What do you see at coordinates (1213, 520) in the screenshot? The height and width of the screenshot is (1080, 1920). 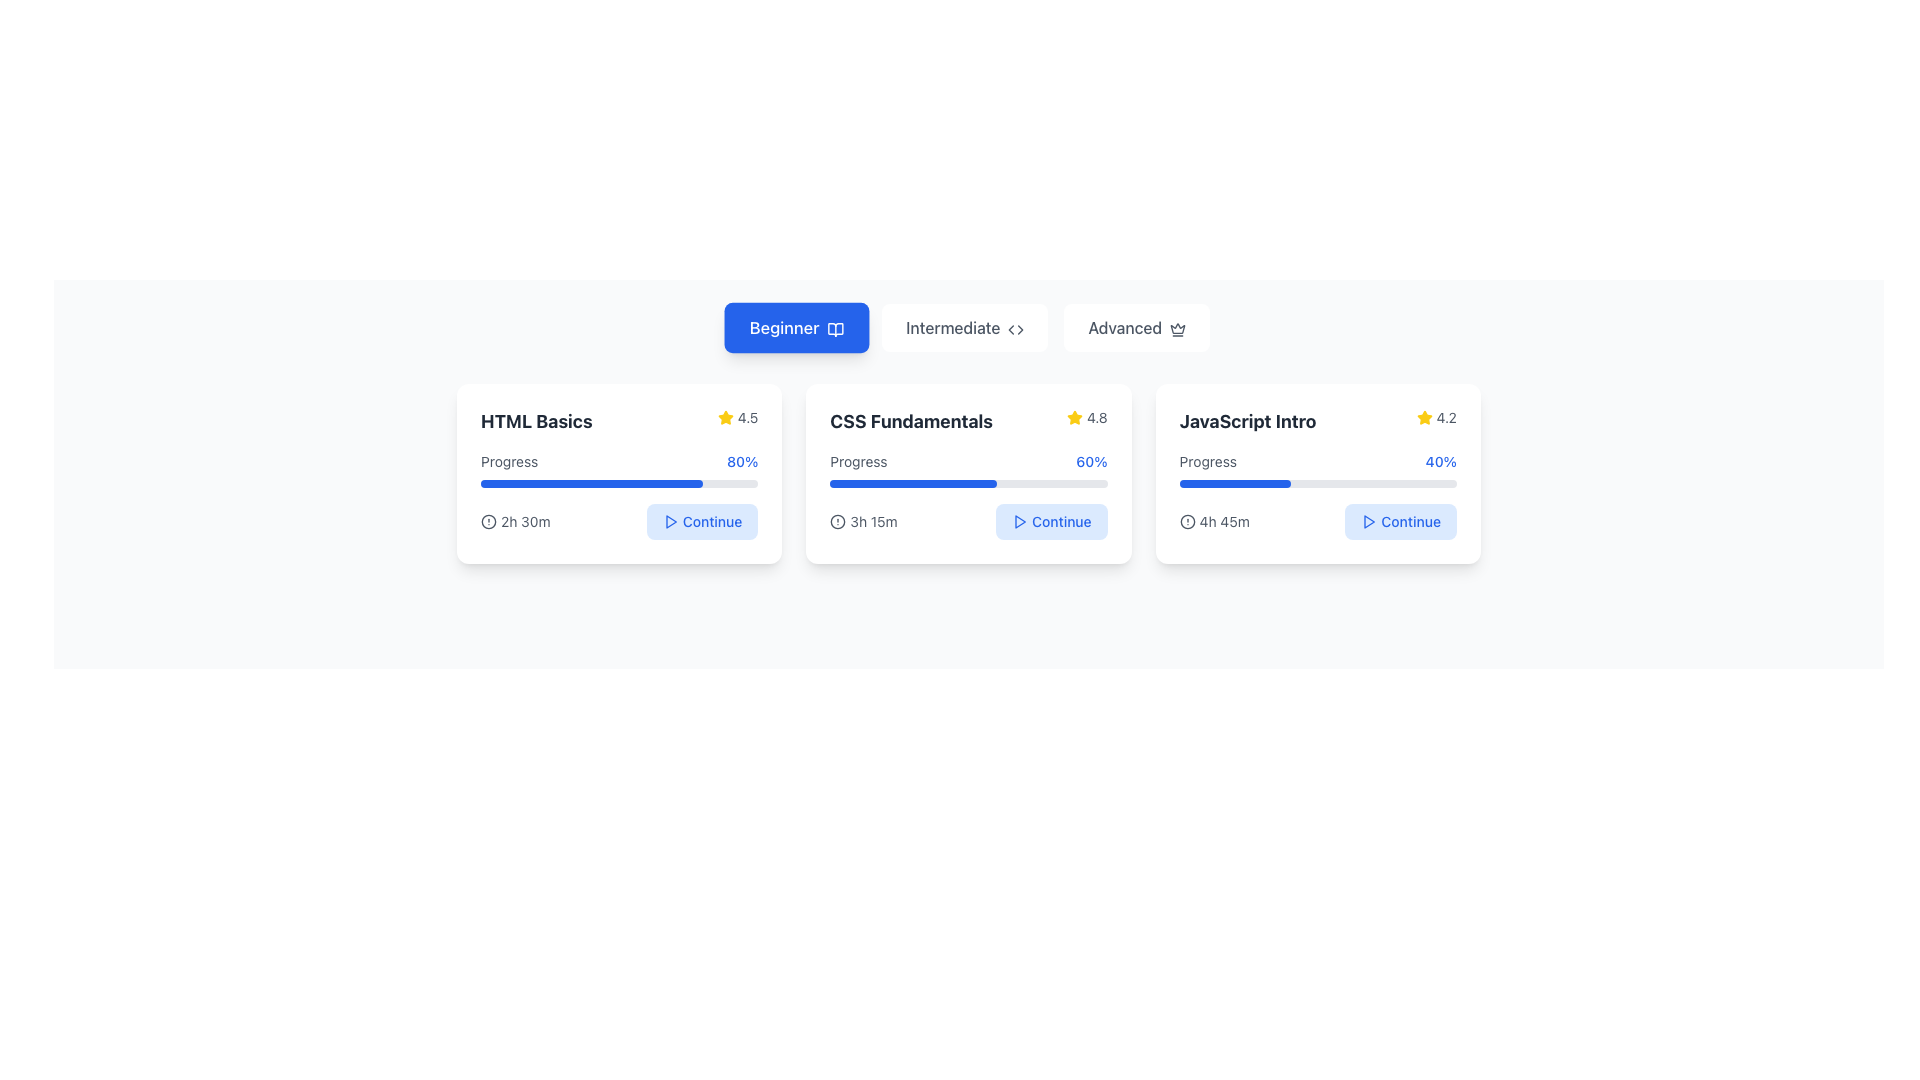 I see `displayed duration '4h 45m' from the text with an icon indicator located in the footer area of the 'JavaScript Intro' card` at bounding box center [1213, 520].